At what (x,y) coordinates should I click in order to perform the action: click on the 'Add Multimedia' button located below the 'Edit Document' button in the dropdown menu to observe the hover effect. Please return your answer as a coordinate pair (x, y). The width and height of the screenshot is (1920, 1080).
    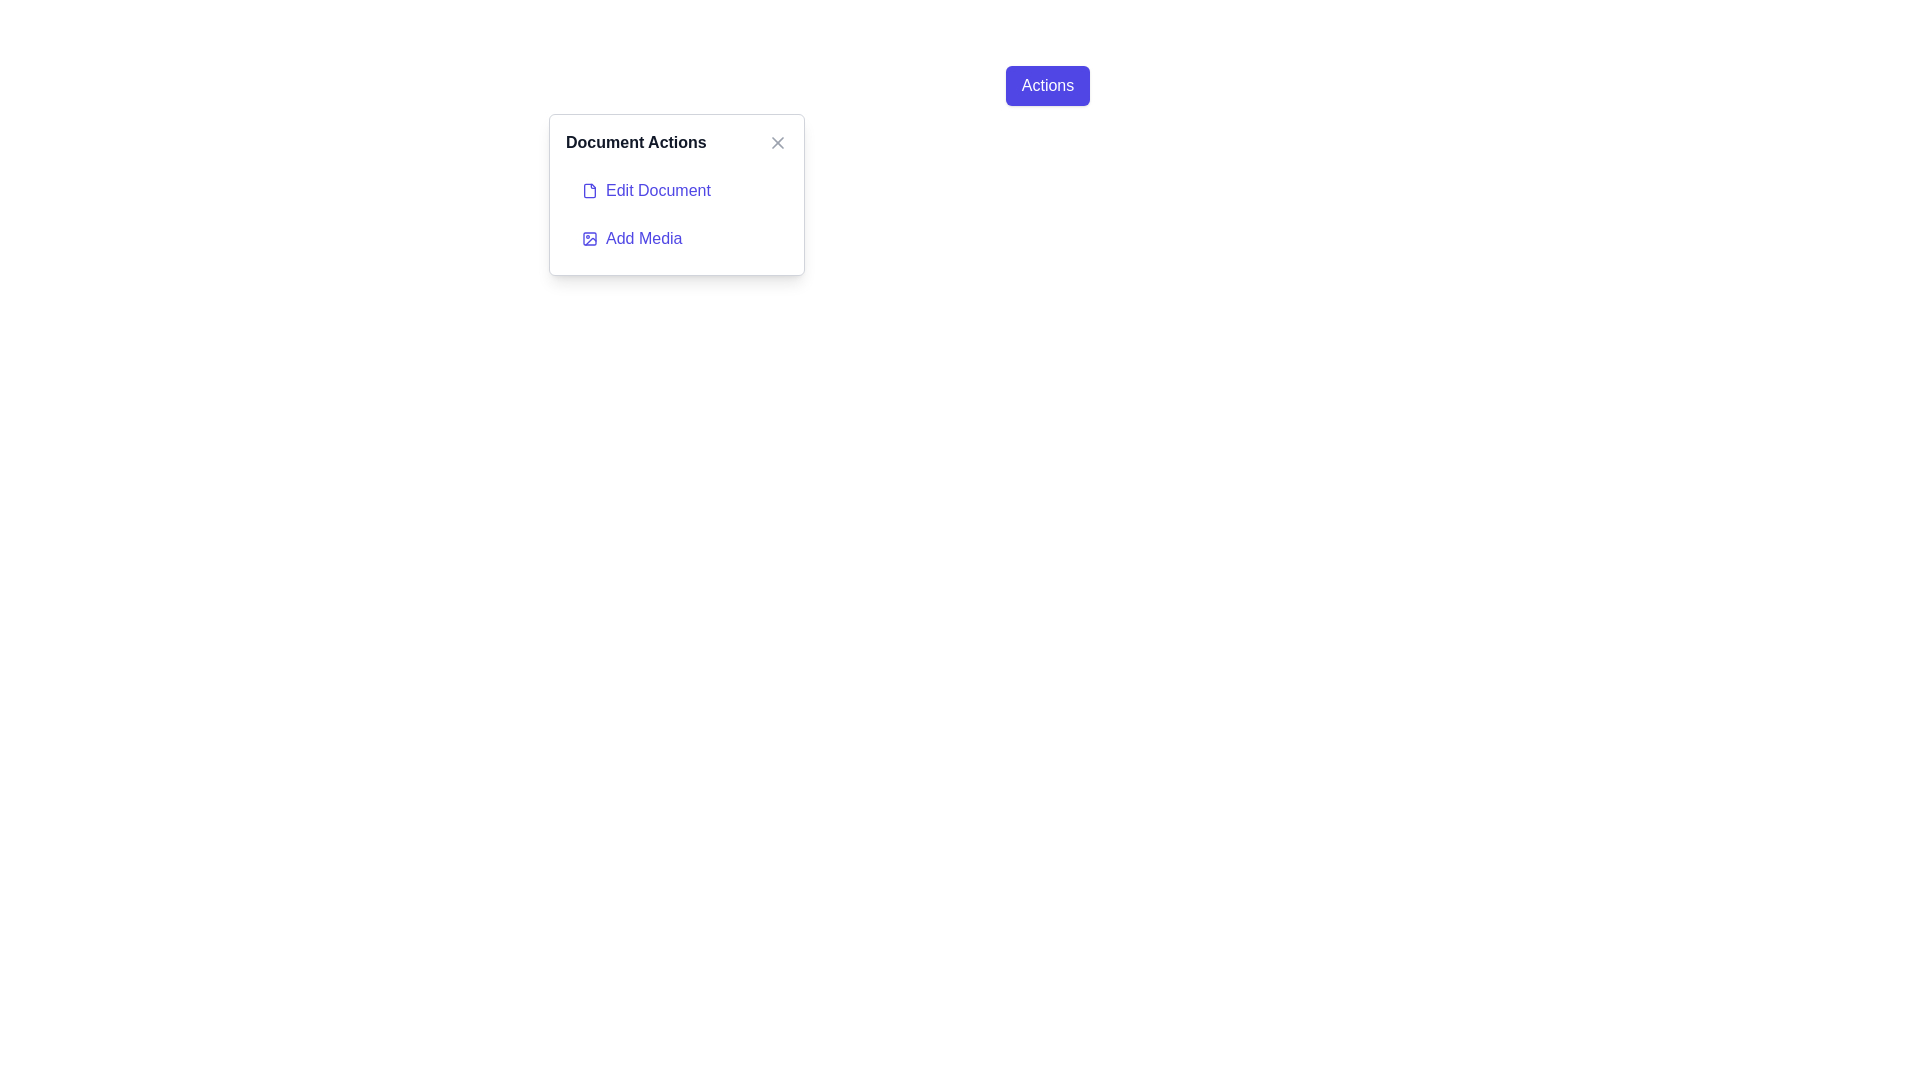
    Looking at the image, I should click on (676, 238).